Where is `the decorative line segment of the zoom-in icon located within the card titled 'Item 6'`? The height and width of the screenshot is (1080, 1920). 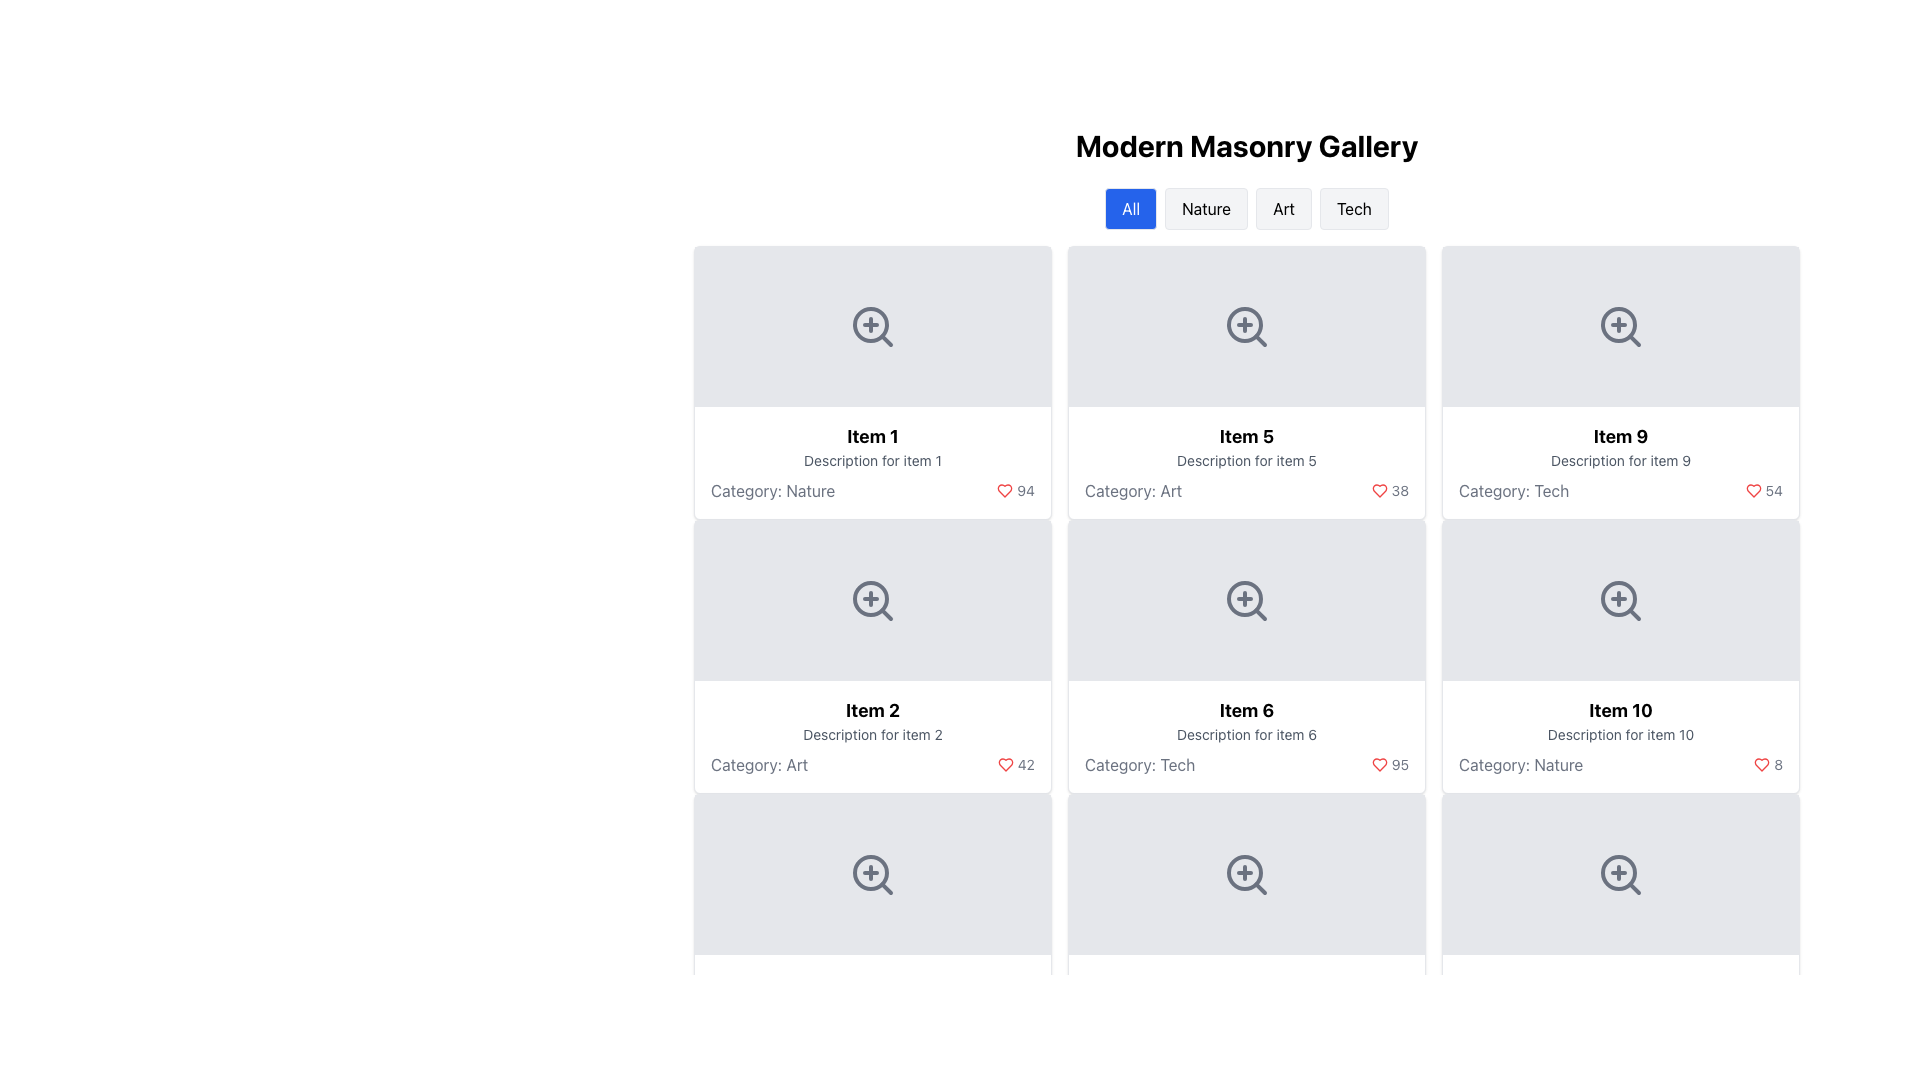 the decorative line segment of the zoom-in icon located within the card titled 'Item 6' is located at coordinates (1259, 613).